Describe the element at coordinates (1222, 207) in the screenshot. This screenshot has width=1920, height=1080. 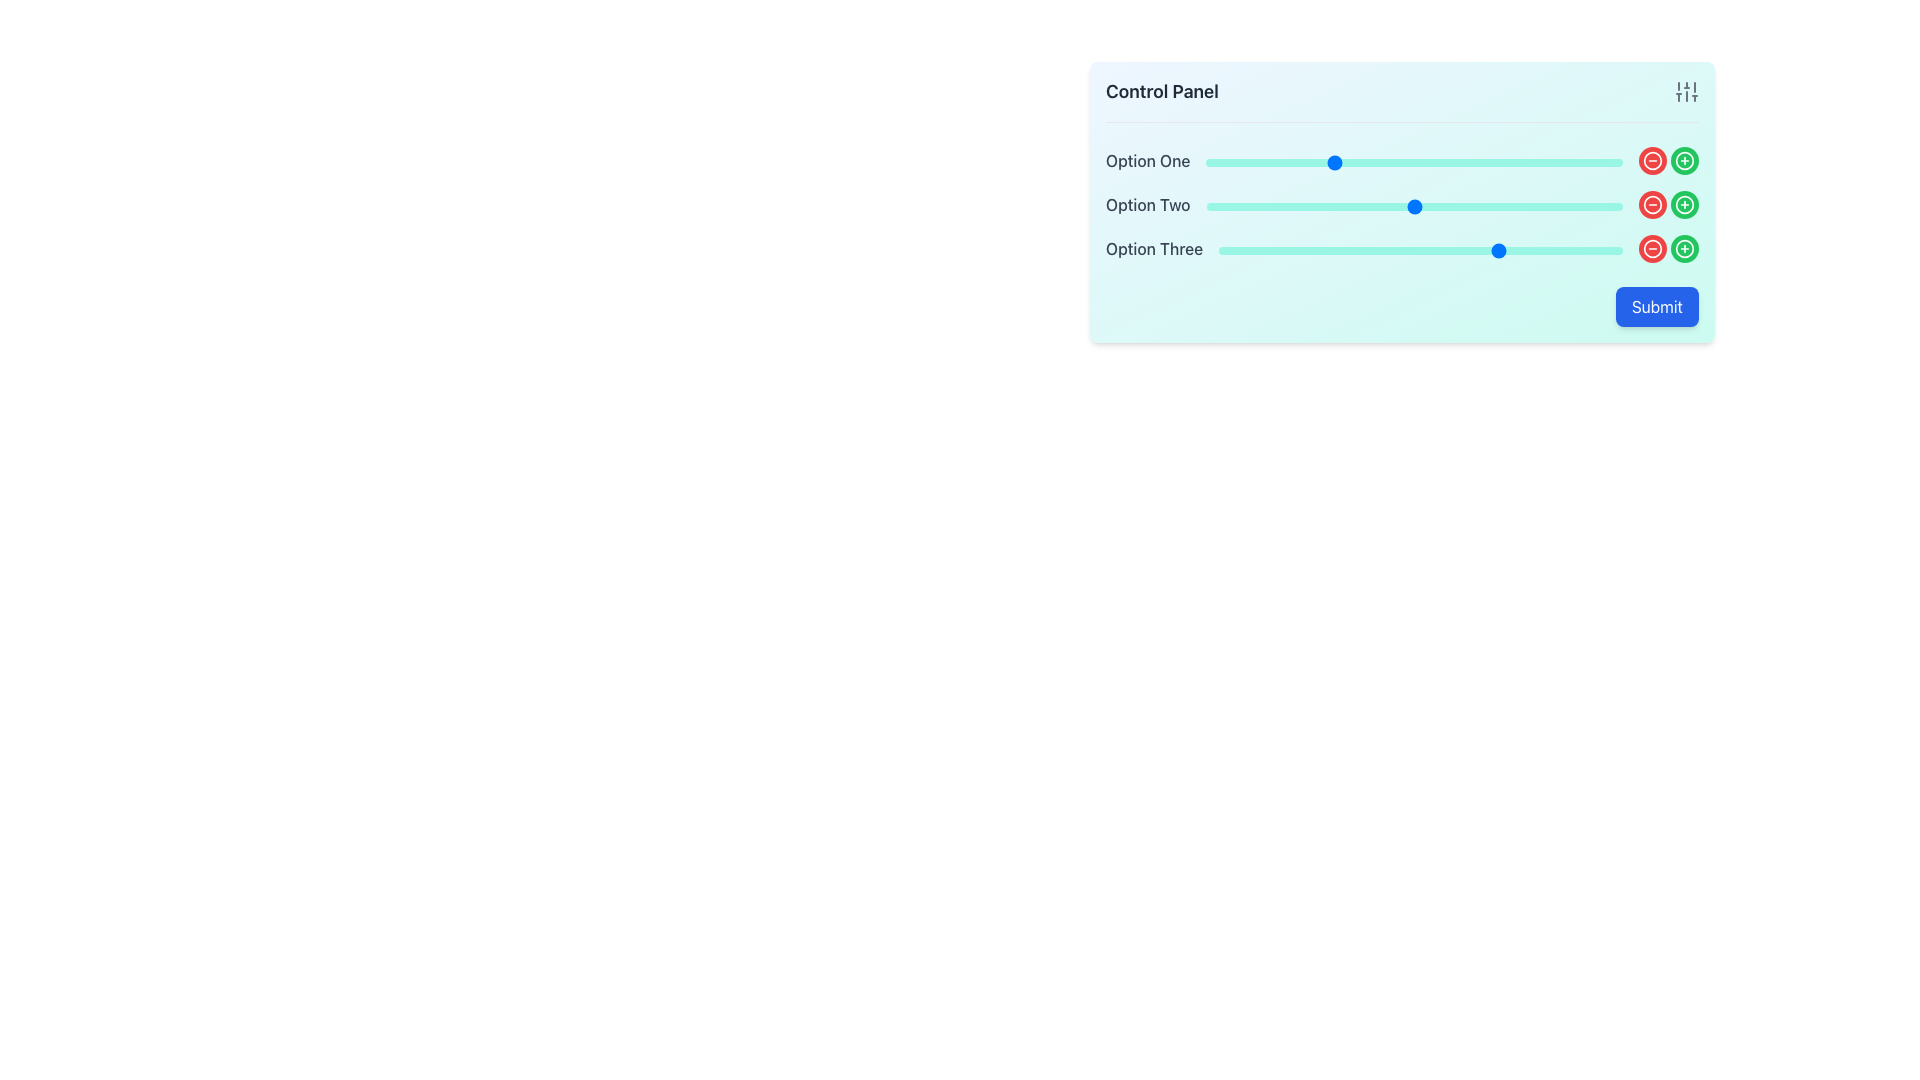
I see `the slider` at that location.